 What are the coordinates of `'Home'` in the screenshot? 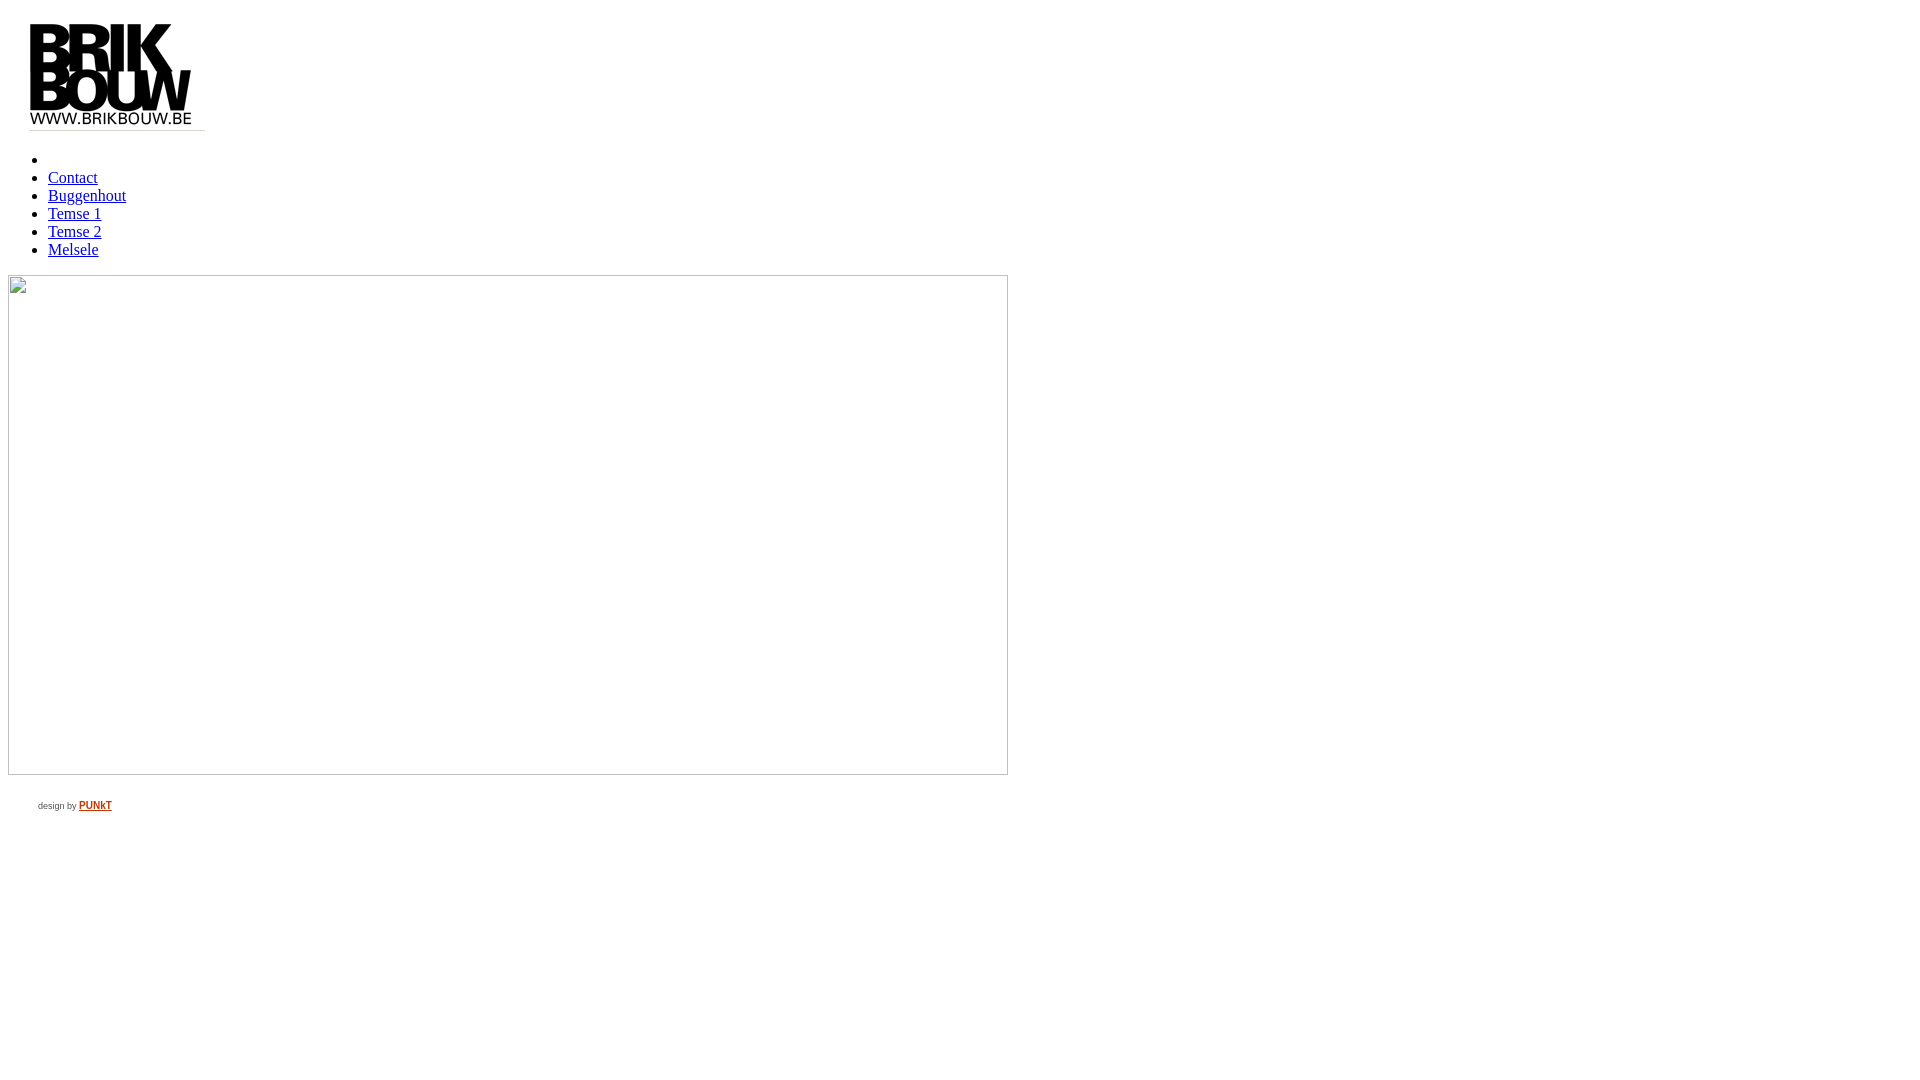 It's located at (48, 158).